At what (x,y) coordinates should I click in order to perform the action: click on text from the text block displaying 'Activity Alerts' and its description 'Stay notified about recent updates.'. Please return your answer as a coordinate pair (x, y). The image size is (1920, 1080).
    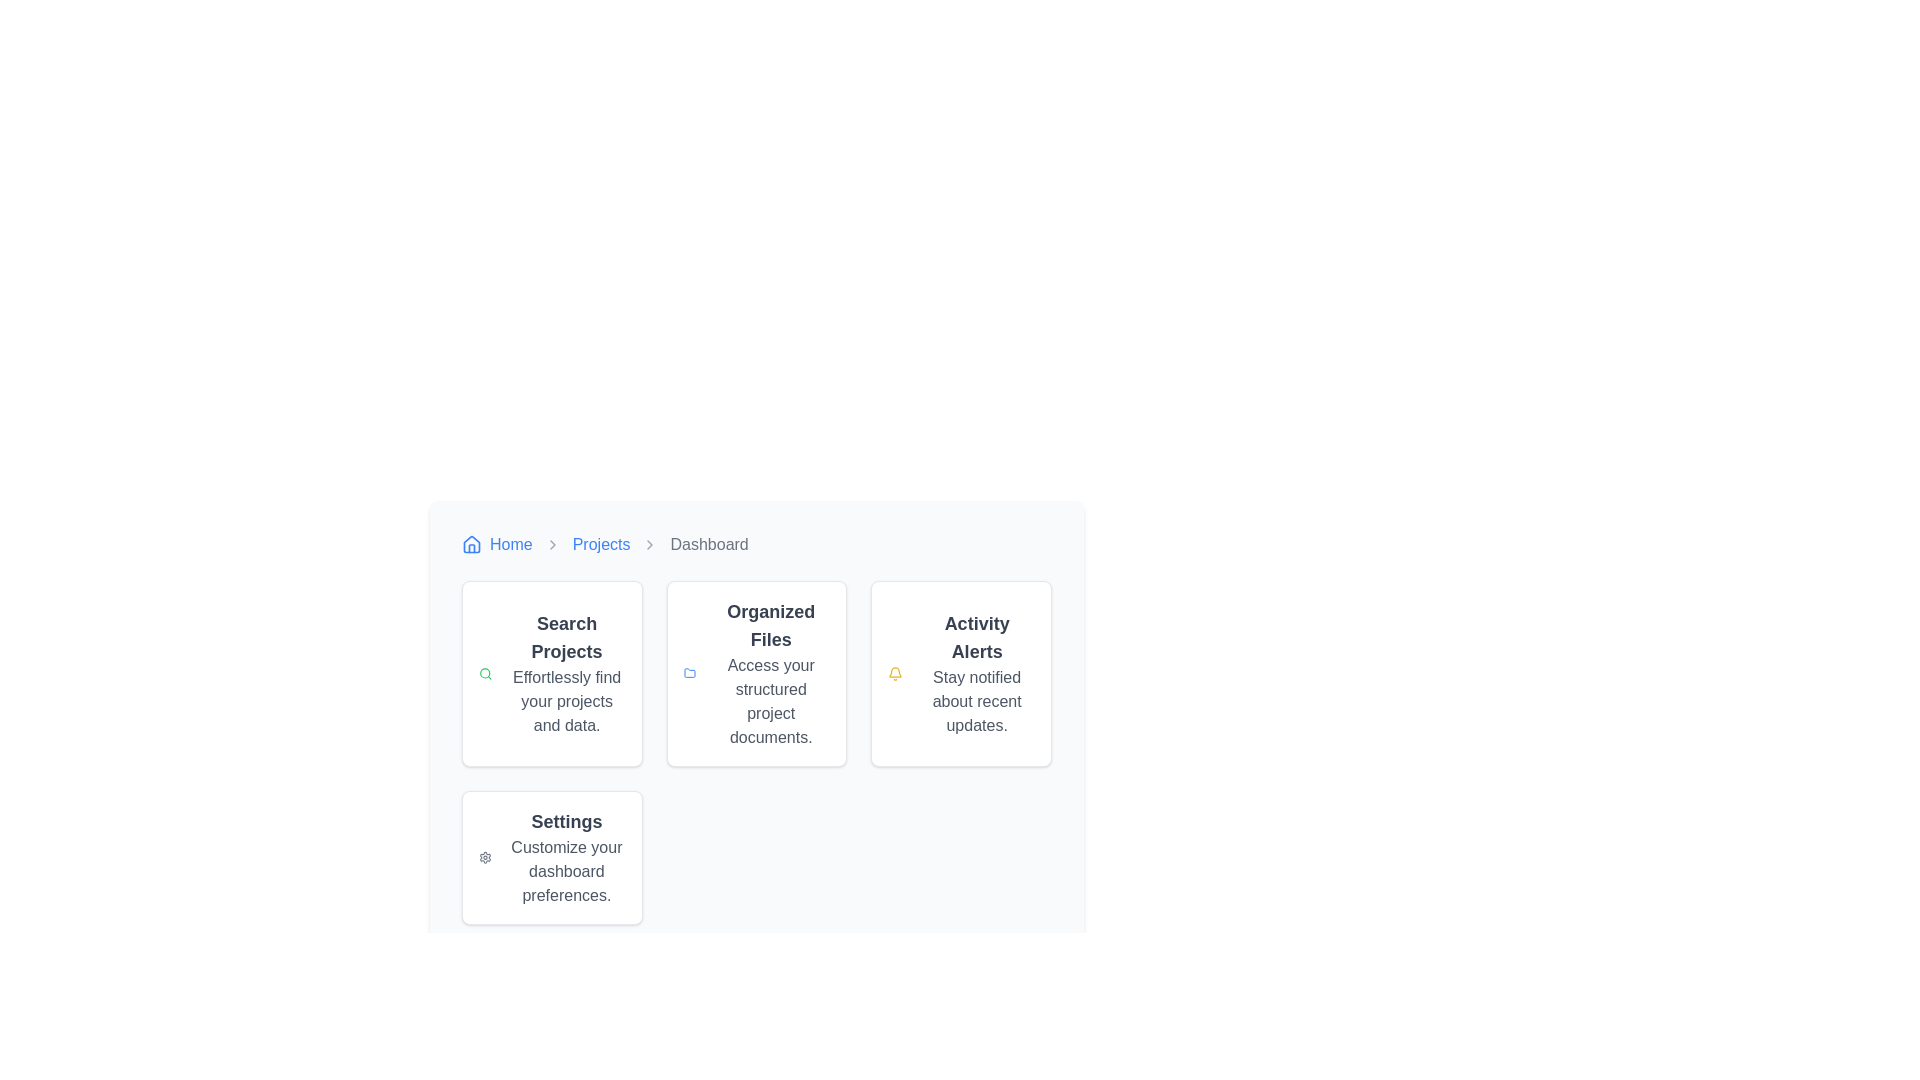
    Looking at the image, I should click on (977, 674).